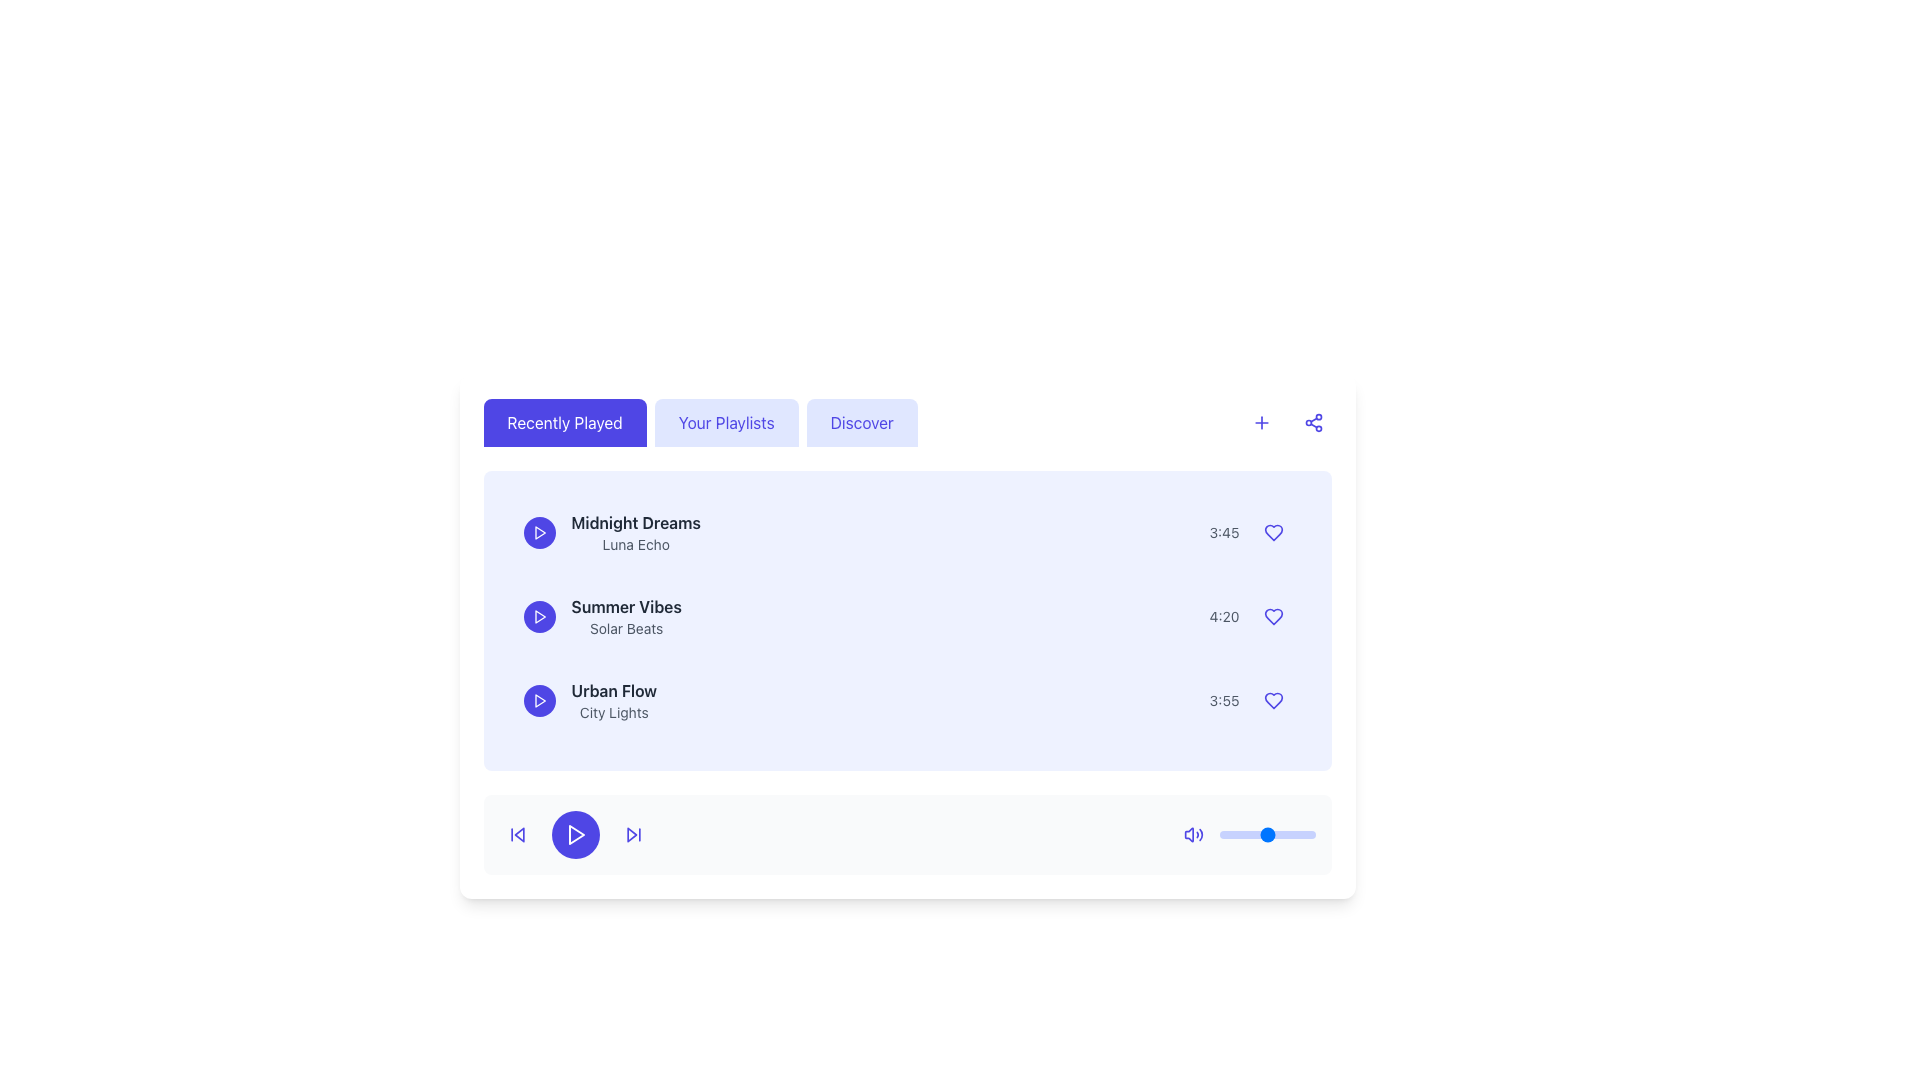 This screenshot has height=1080, width=1920. Describe the element at coordinates (906, 422) in the screenshot. I see `the Navigation bar located at the top of the main content area` at that location.